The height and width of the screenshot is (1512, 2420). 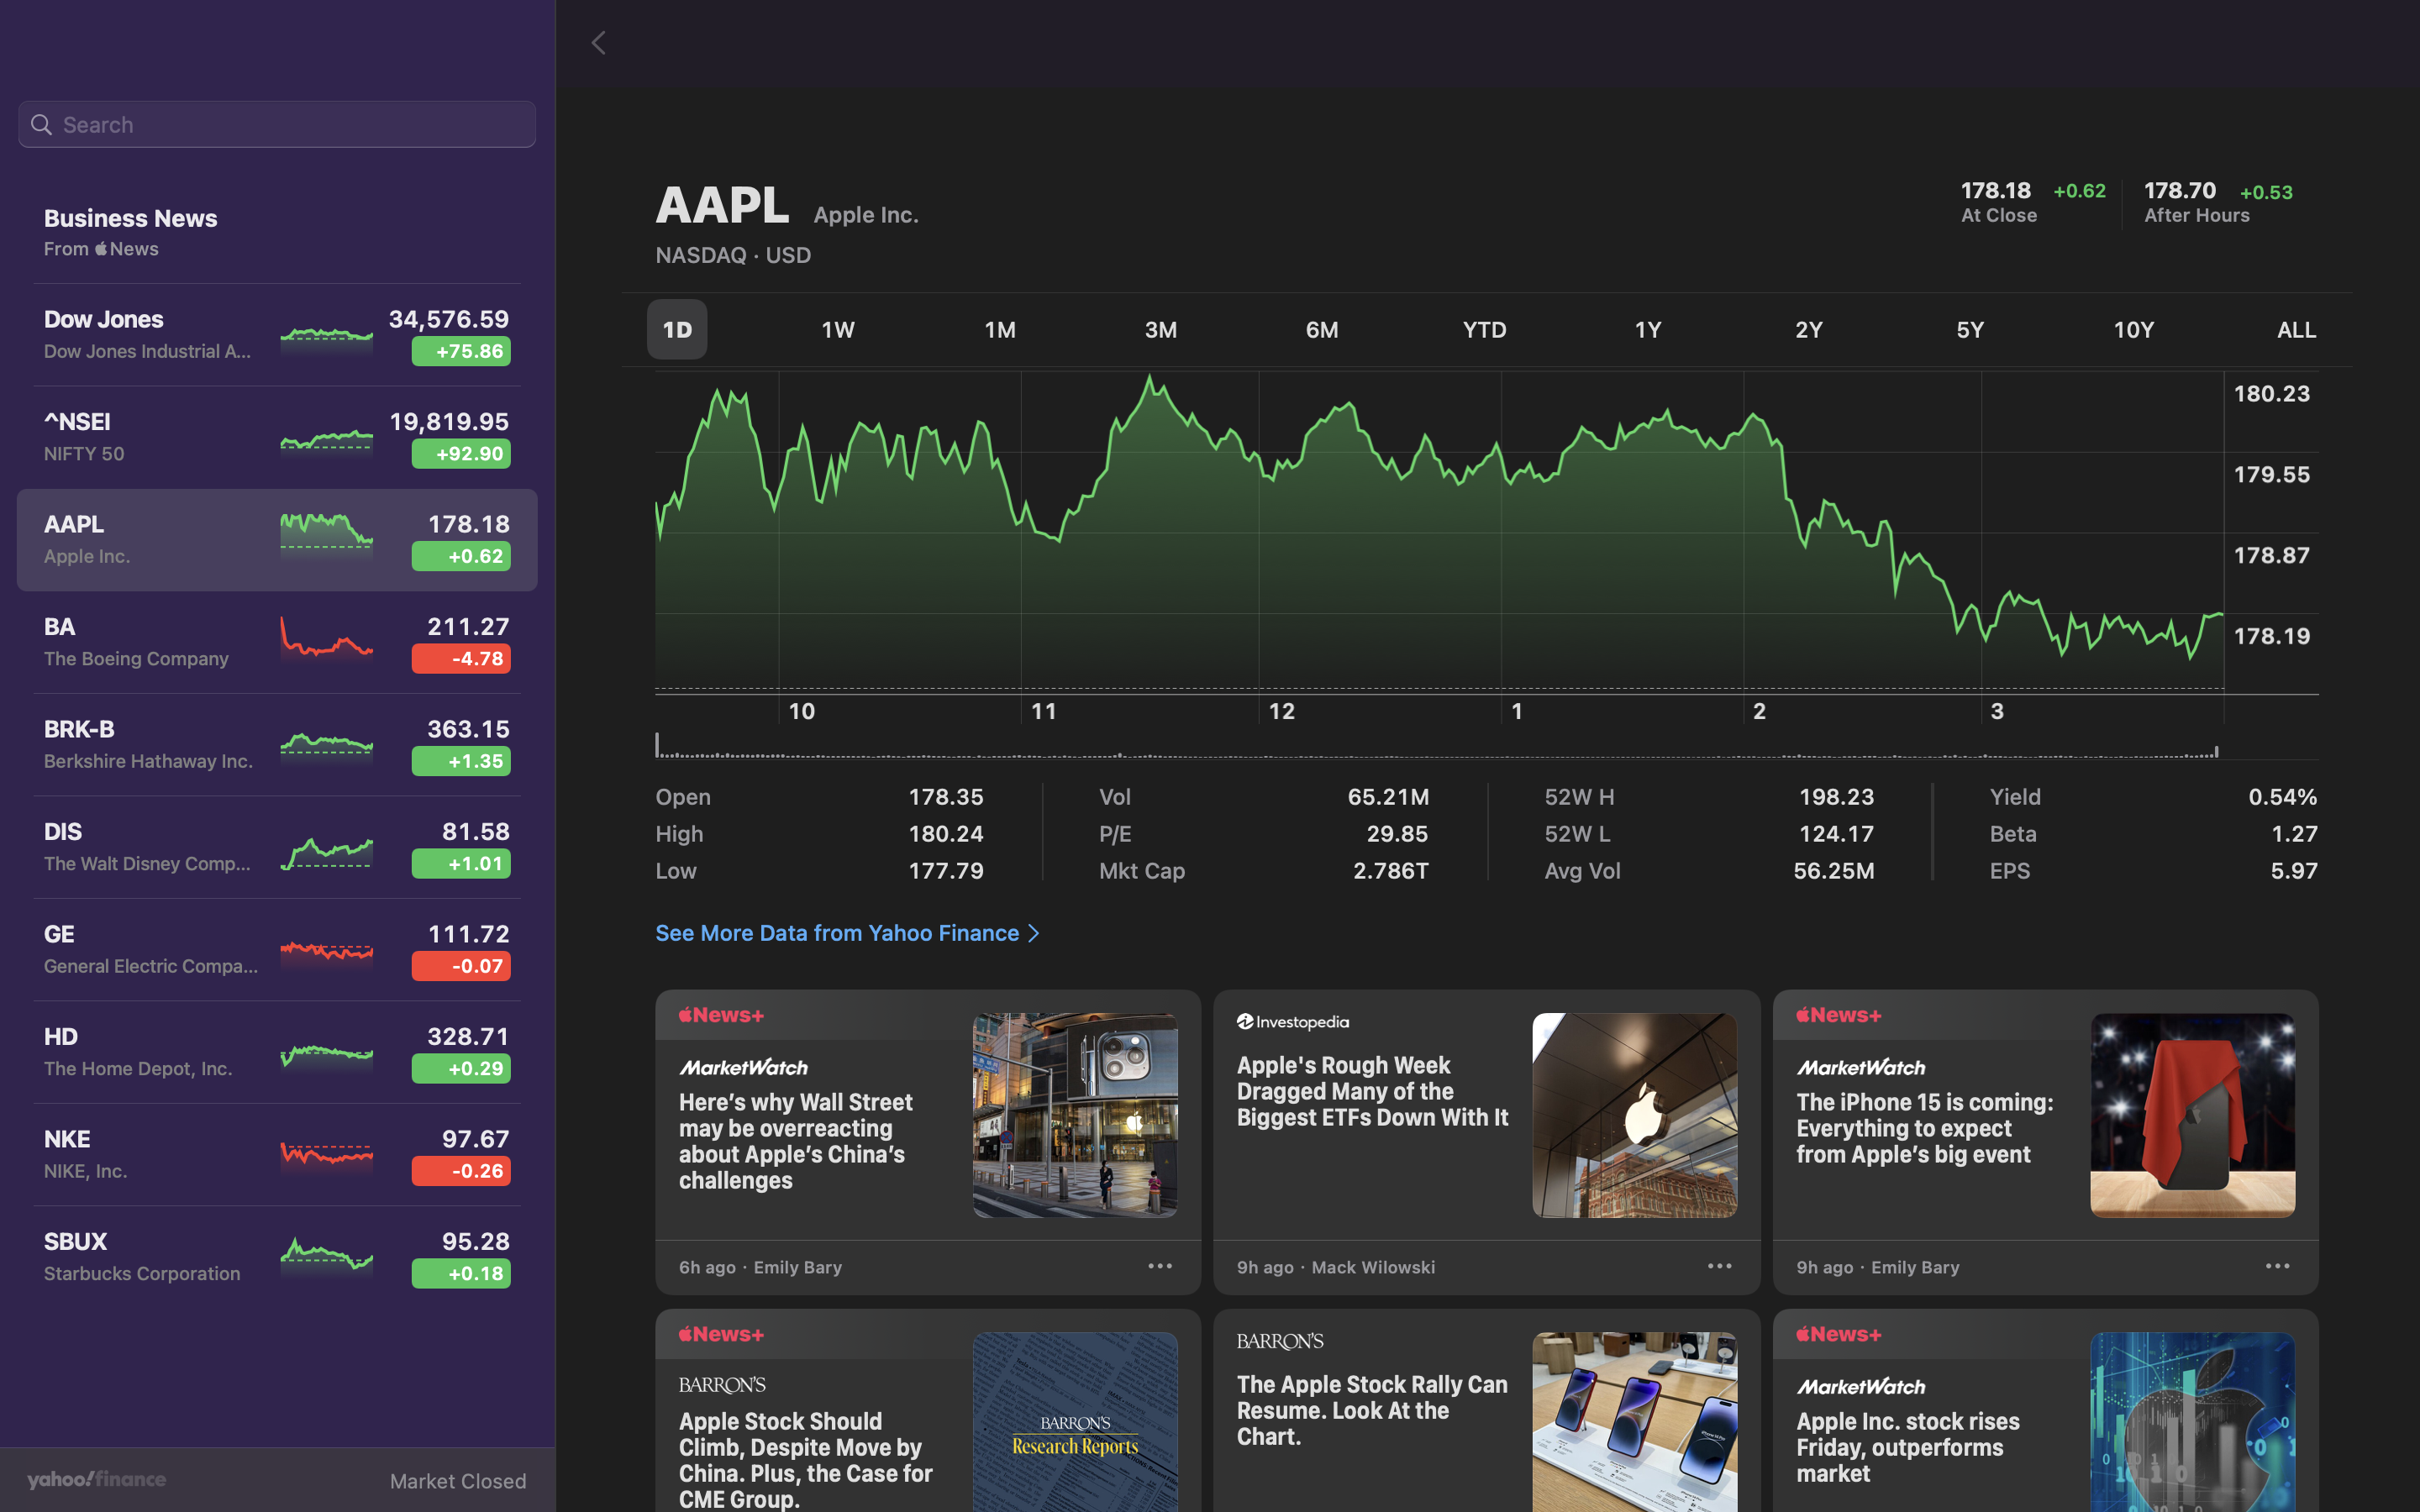 What do you see at coordinates (1287, 577) in the screenshot?
I see `View the stock change for 12 noon` at bounding box center [1287, 577].